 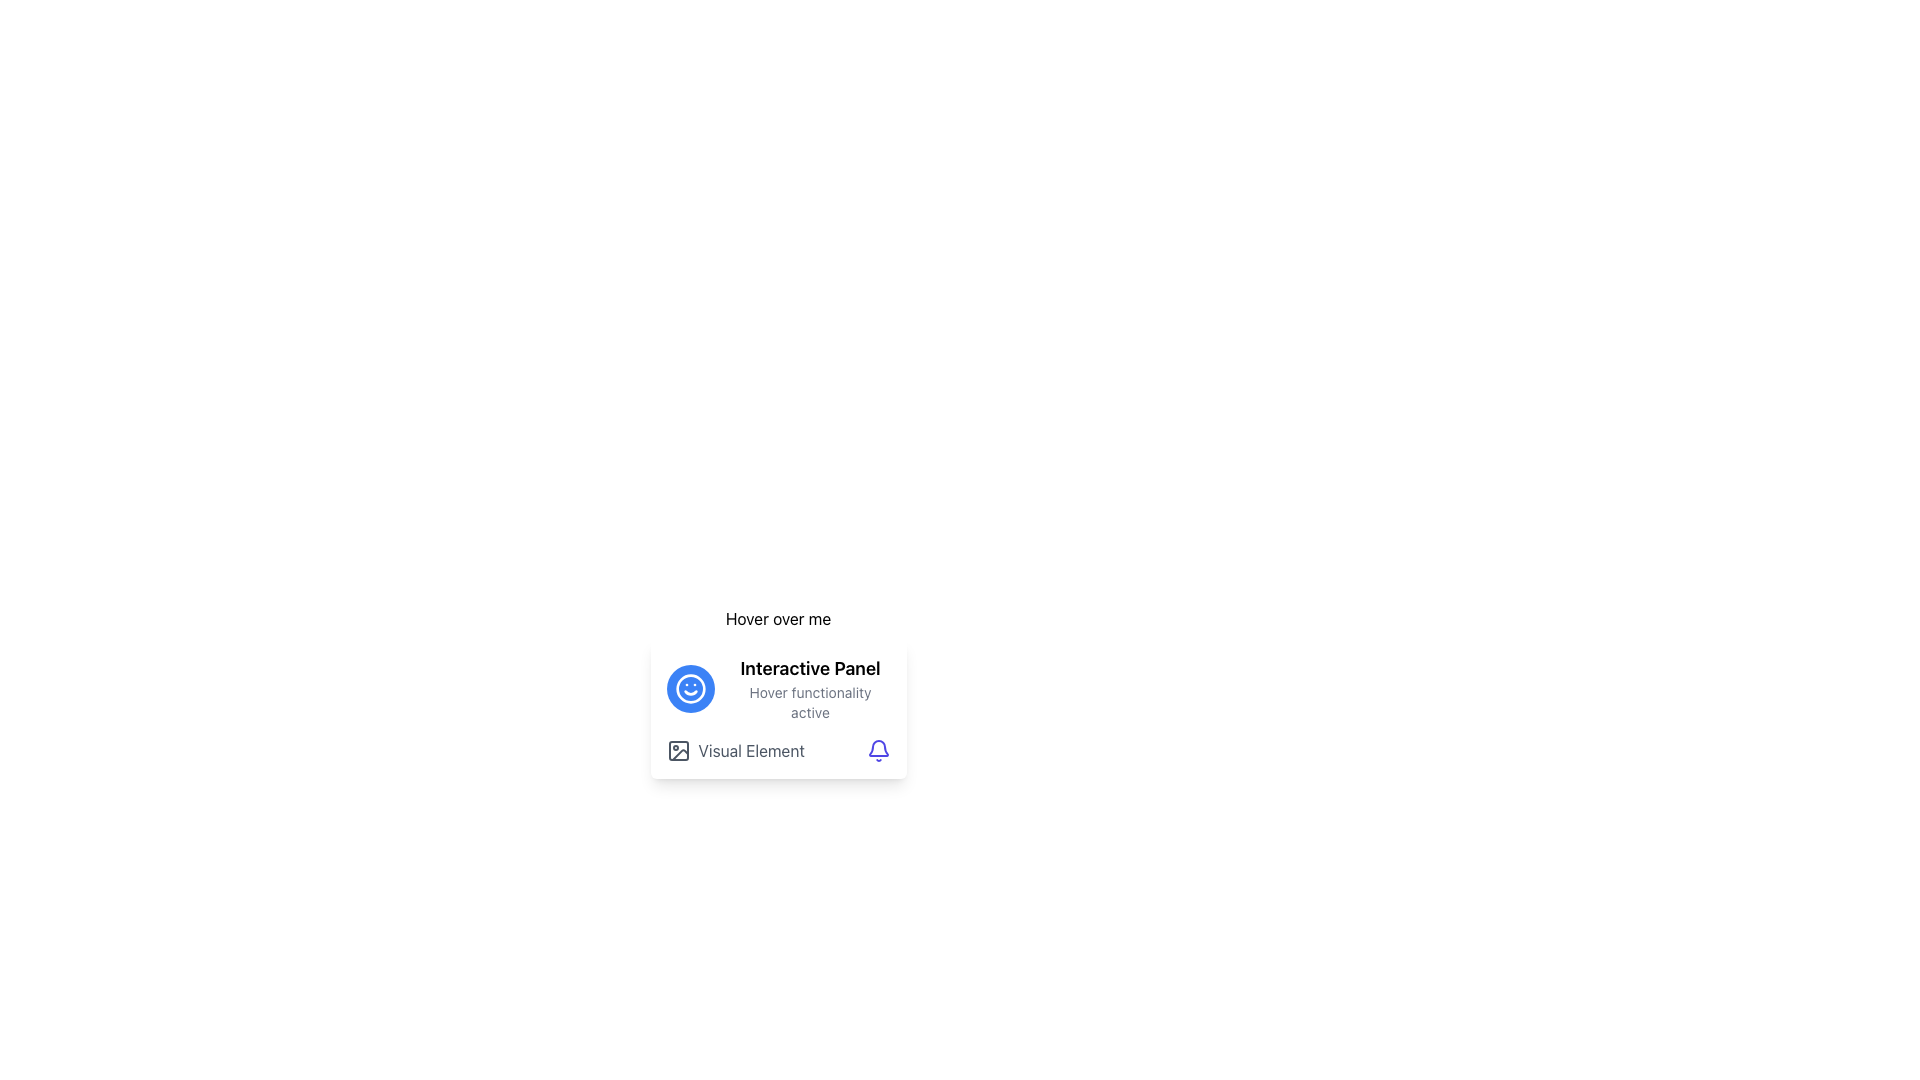 What do you see at coordinates (810, 701) in the screenshot?
I see `the Static Text Label displaying 'Hover functionality active' located below the title 'Interactive Panel'` at bounding box center [810, 701].